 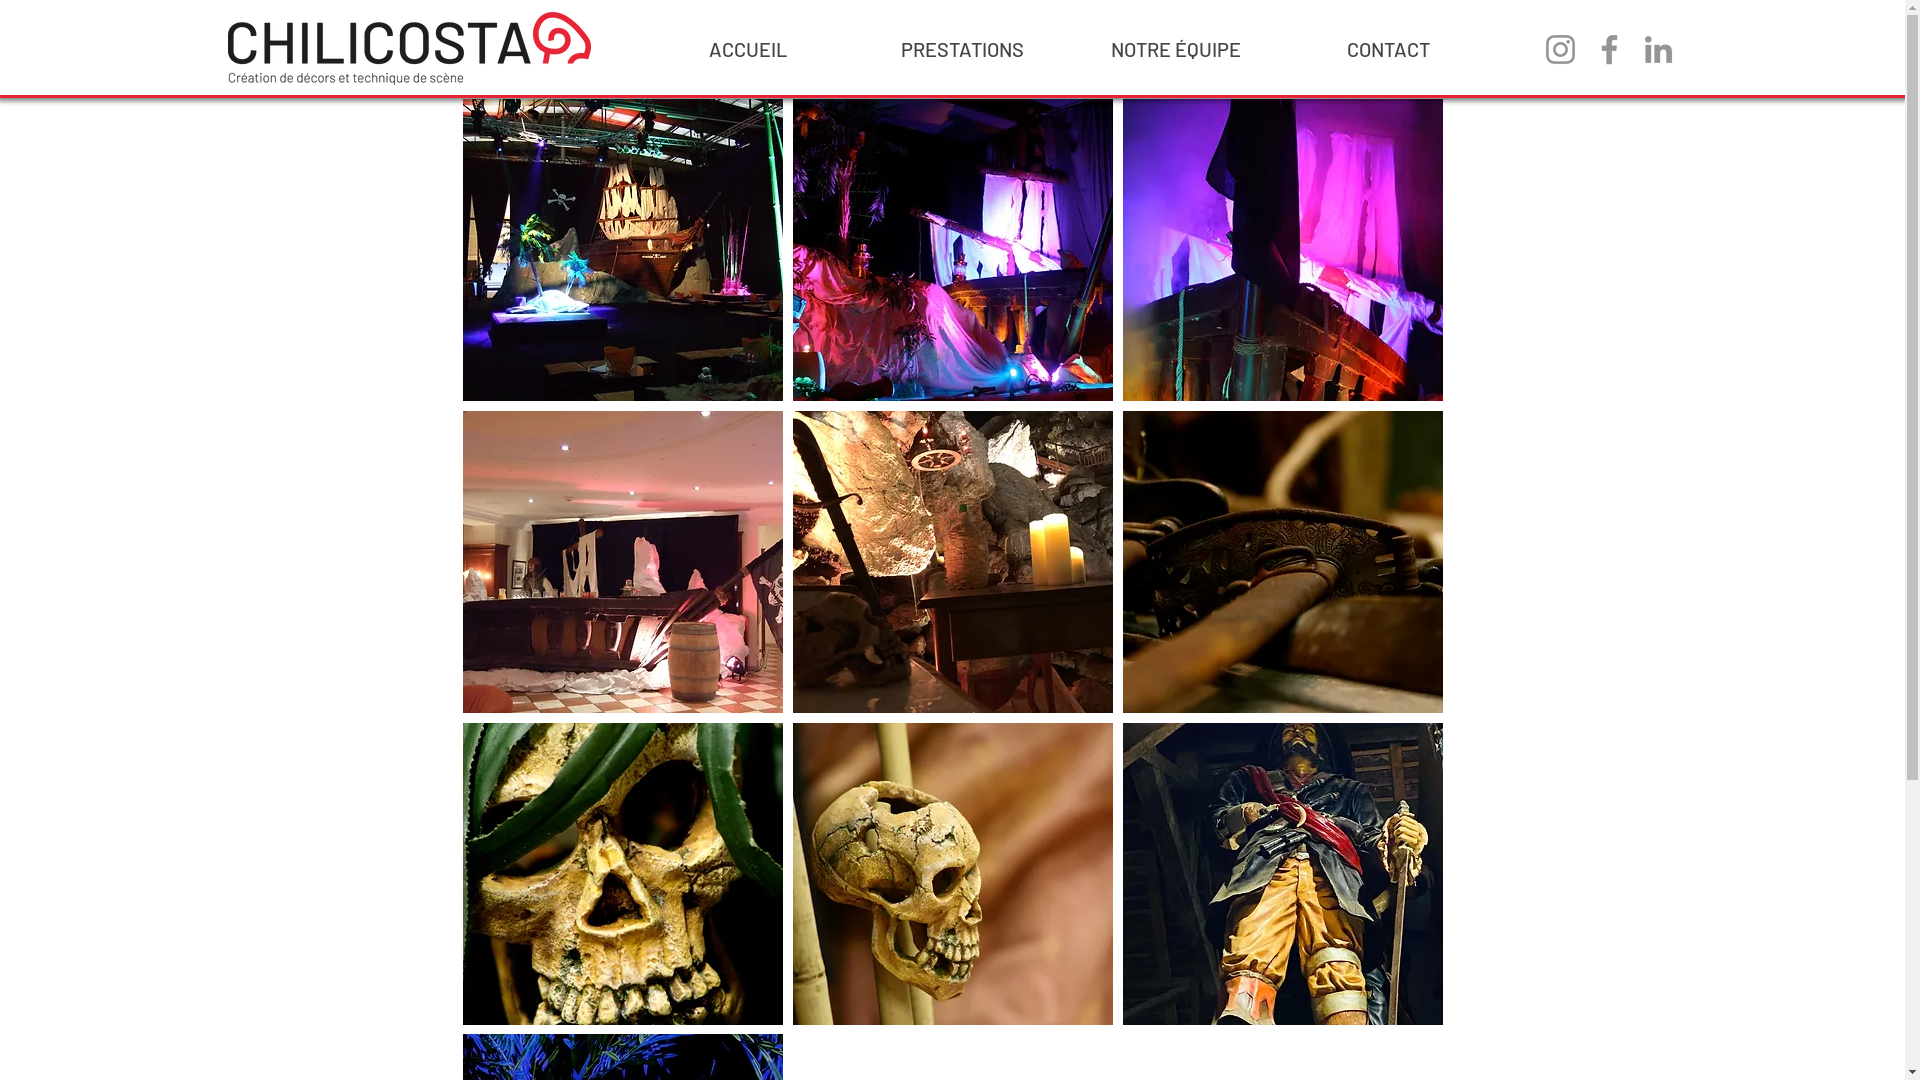 I want to click on 'PRESTATIONS', so click(x=960, y=48).